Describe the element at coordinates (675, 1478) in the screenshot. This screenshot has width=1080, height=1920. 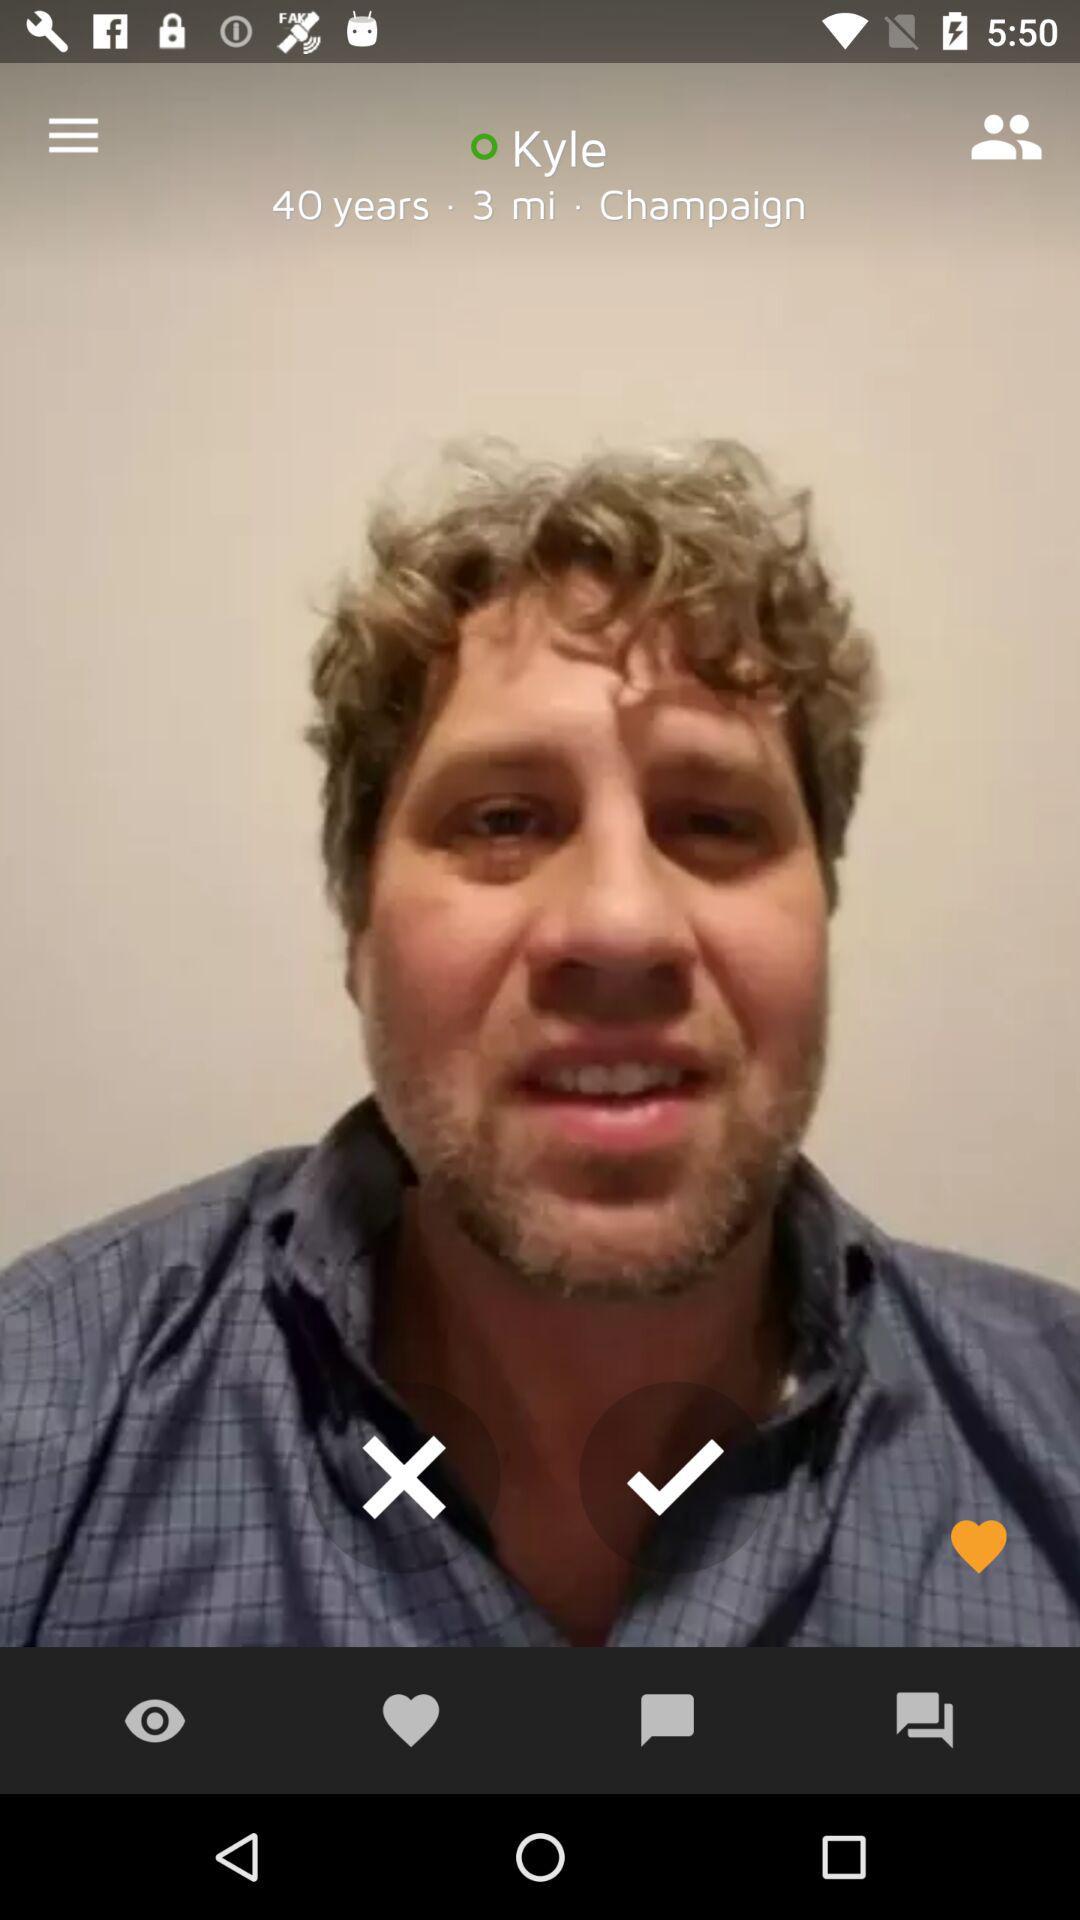
I see `the tick option` at that location.